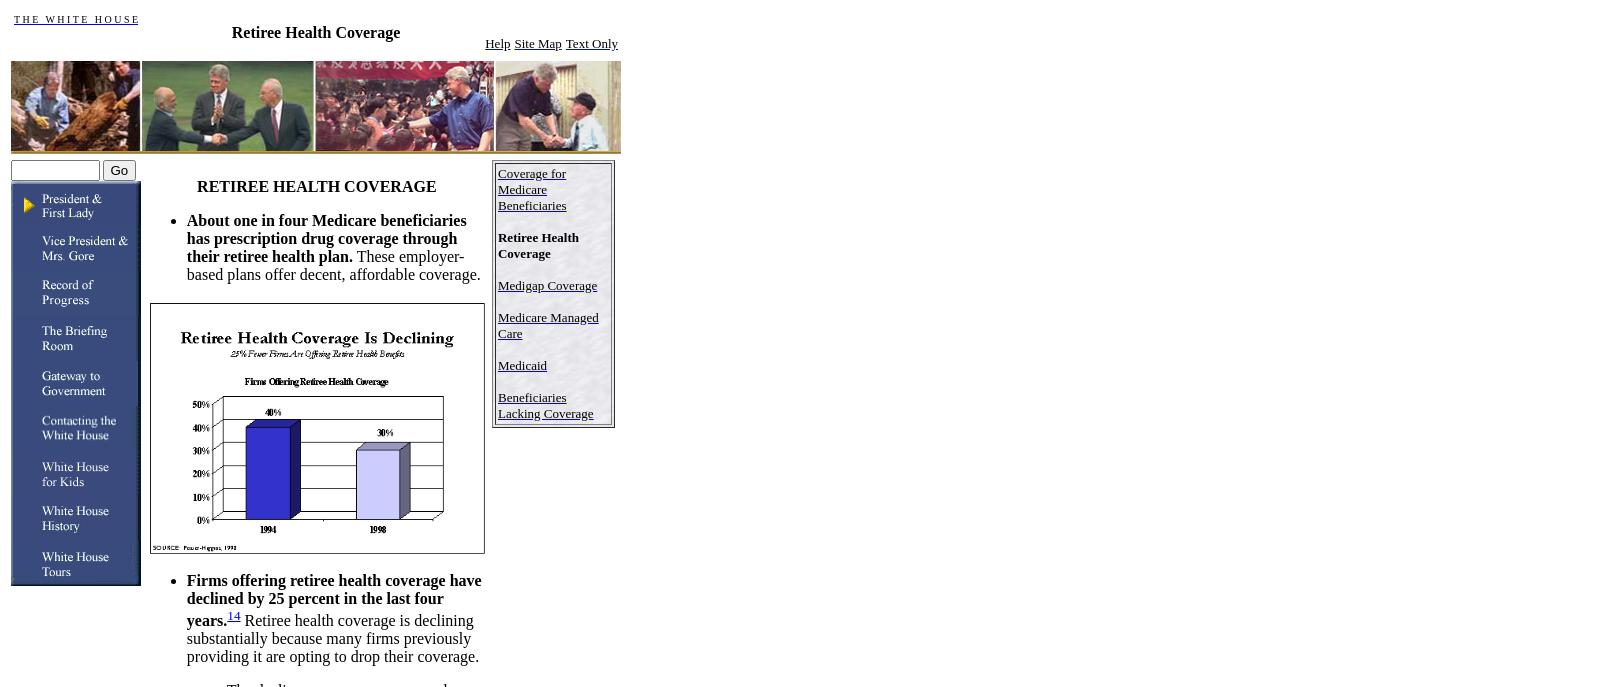  What do you see at coordinates (530, 188) in the screenshot?
I see `'Coverage for Medicare Beneficiaries'` at bounding box center [530, 188].